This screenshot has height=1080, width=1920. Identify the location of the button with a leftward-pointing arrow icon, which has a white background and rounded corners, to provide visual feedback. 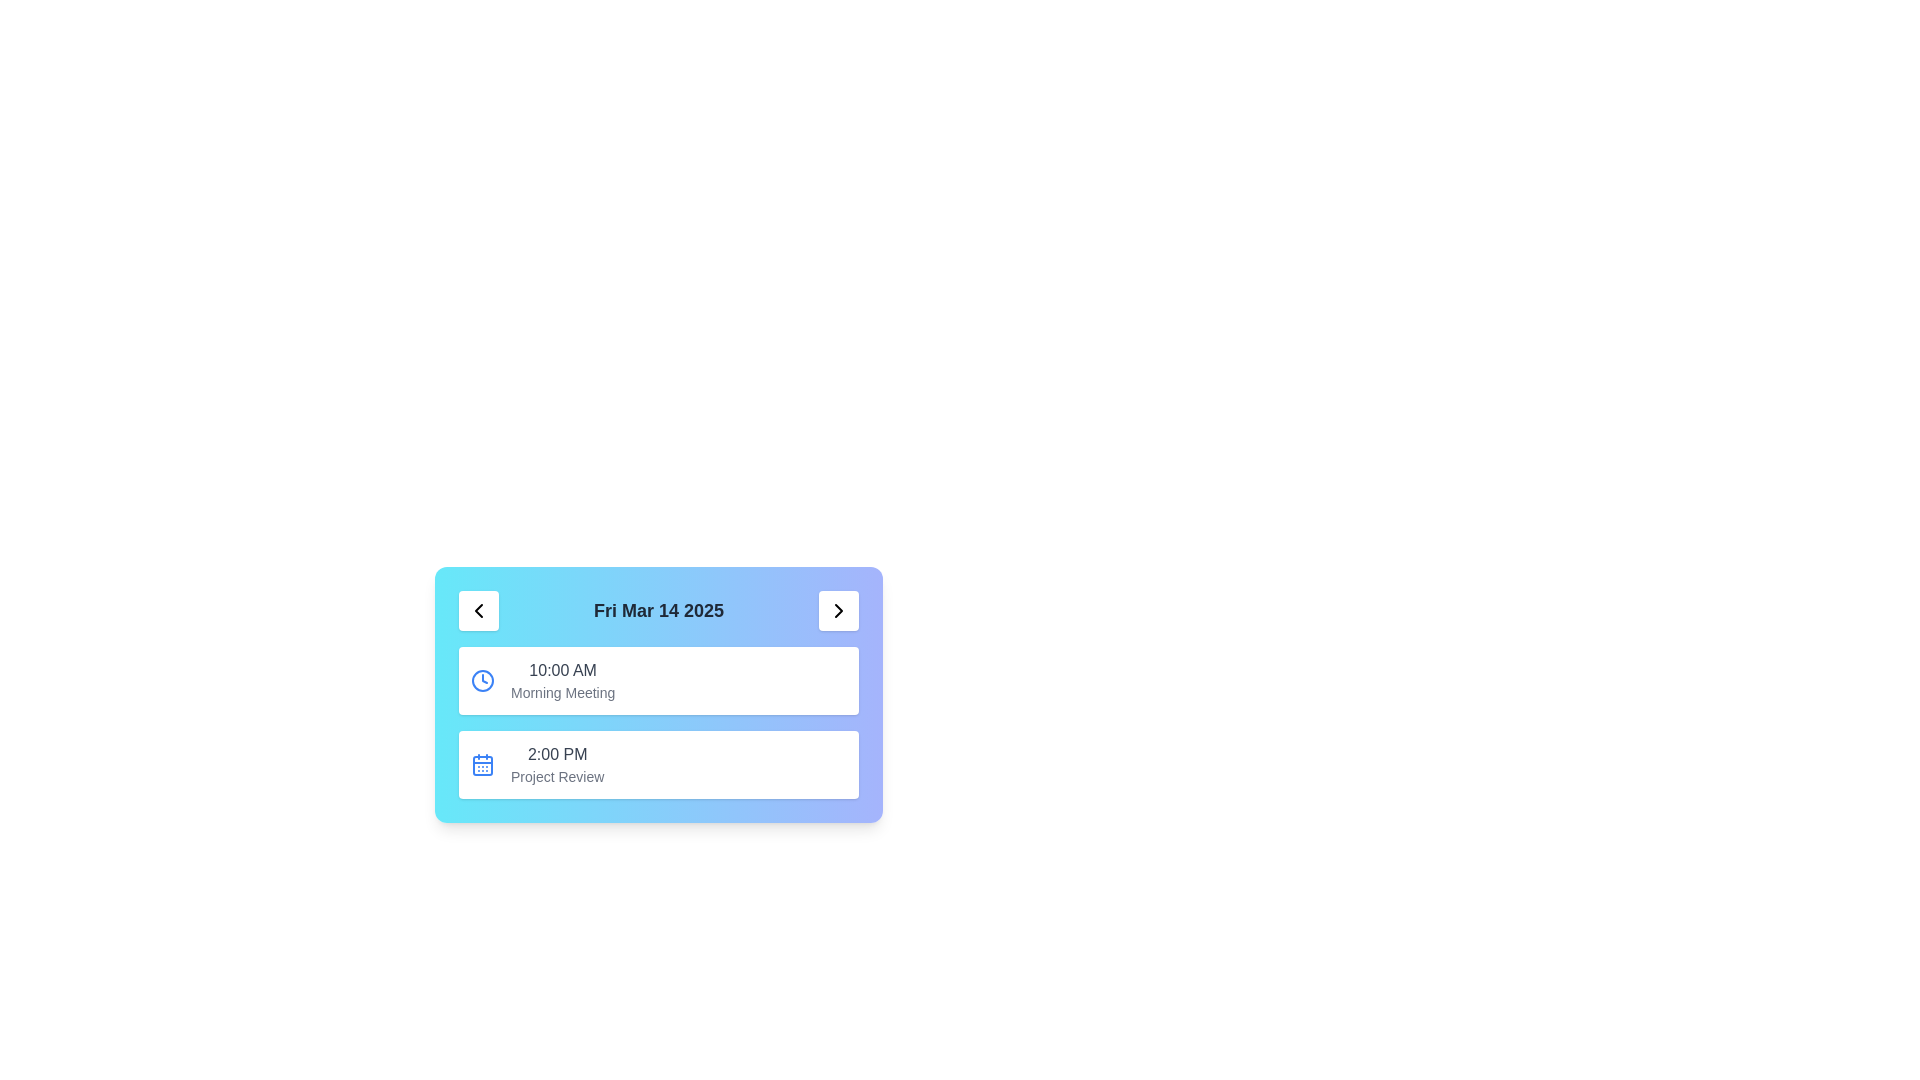
(478, 609).